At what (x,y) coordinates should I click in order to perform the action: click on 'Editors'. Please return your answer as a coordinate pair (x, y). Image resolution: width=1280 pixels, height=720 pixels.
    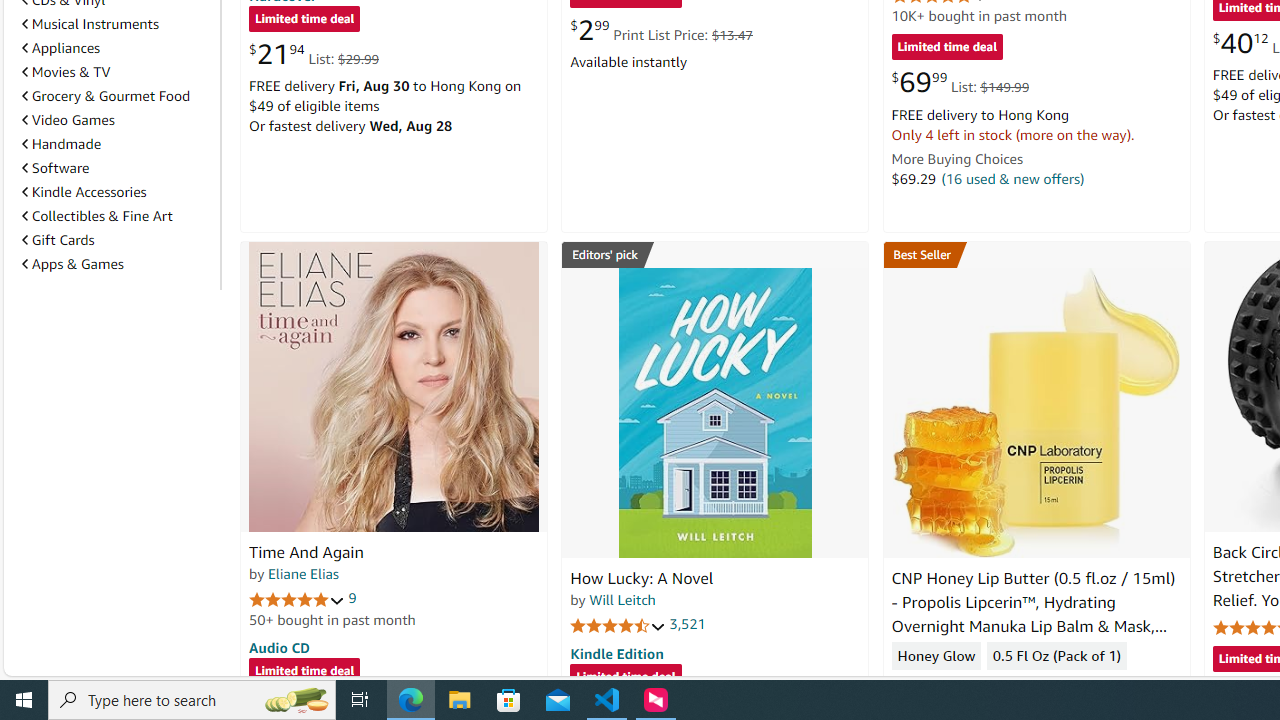
    Looking at the image, I should click on (715, 253).